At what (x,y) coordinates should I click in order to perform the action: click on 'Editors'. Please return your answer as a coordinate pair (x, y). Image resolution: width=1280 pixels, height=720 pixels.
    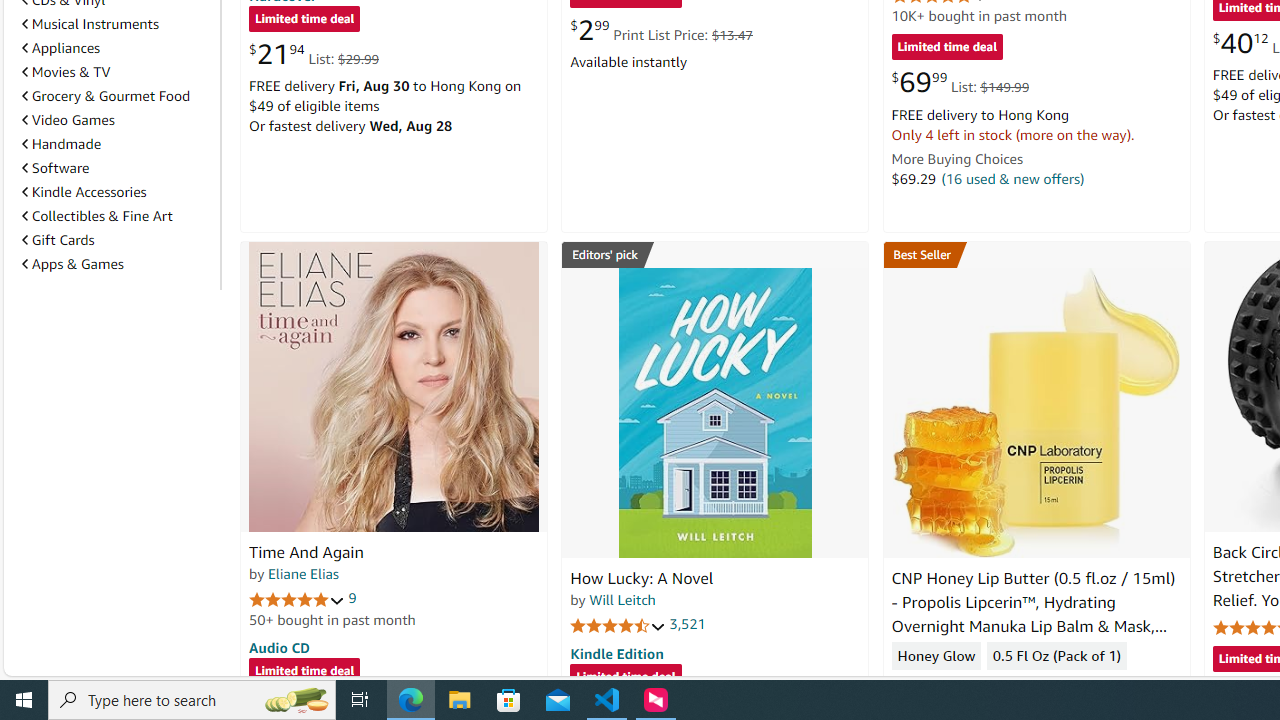
    Looking at the image, I should click on (715, 253).